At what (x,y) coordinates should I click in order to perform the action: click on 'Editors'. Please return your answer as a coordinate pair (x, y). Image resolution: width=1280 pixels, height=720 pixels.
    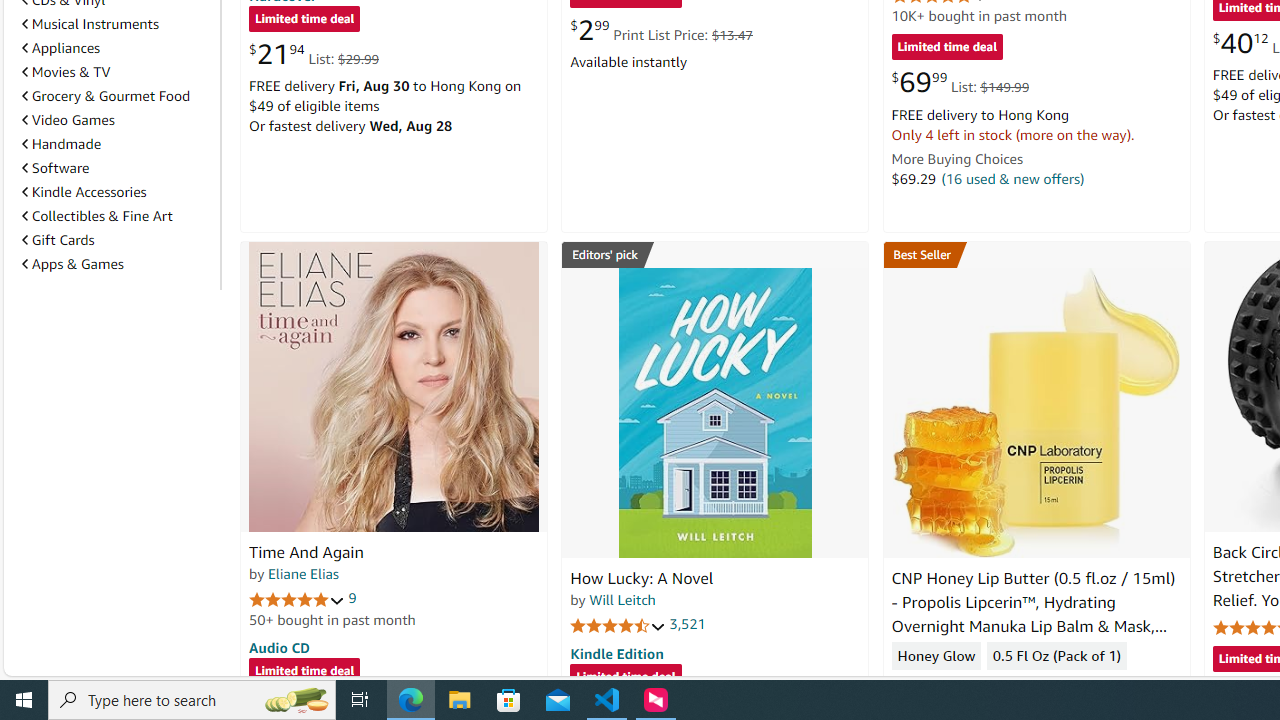
    Looking at the image, I should click on (715, 253).